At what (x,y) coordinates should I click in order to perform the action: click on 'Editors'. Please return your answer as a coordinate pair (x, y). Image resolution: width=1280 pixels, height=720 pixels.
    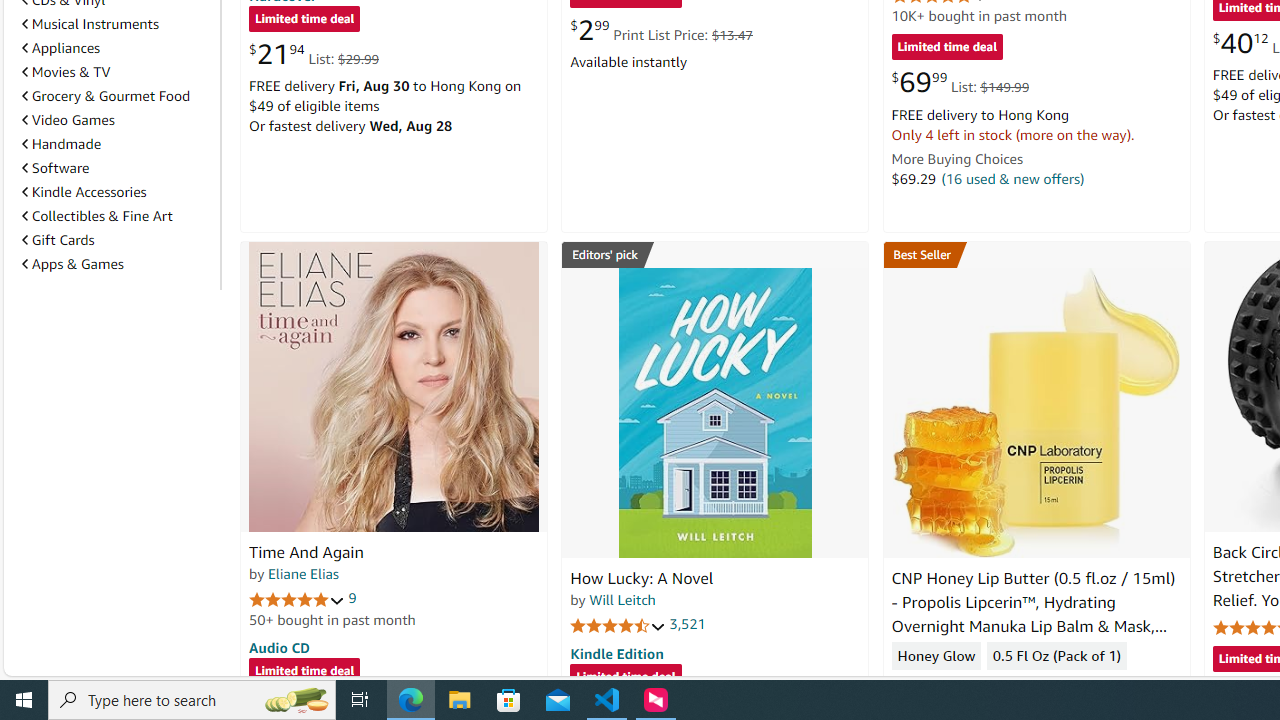
    Looking at the image, I should click on (715, 253).